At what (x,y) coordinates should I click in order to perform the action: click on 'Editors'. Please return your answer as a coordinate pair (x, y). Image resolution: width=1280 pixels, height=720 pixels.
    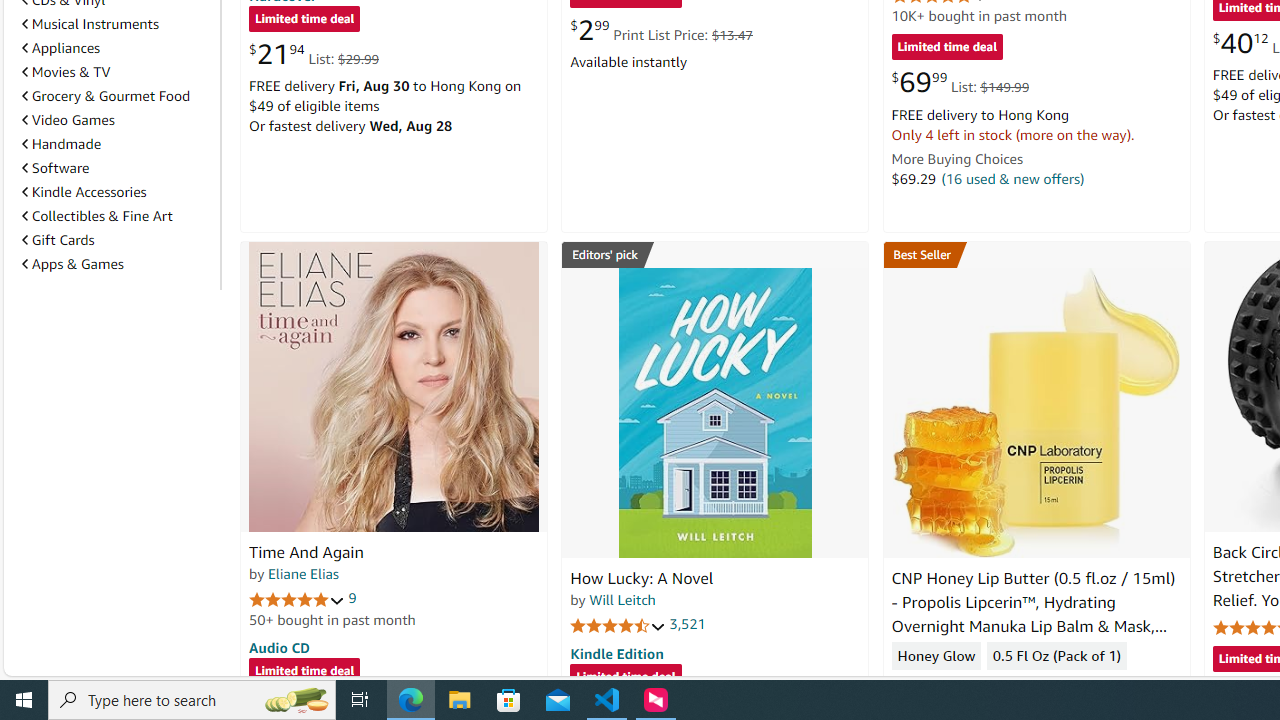
    Looking at the image, I should click on (715, 253).